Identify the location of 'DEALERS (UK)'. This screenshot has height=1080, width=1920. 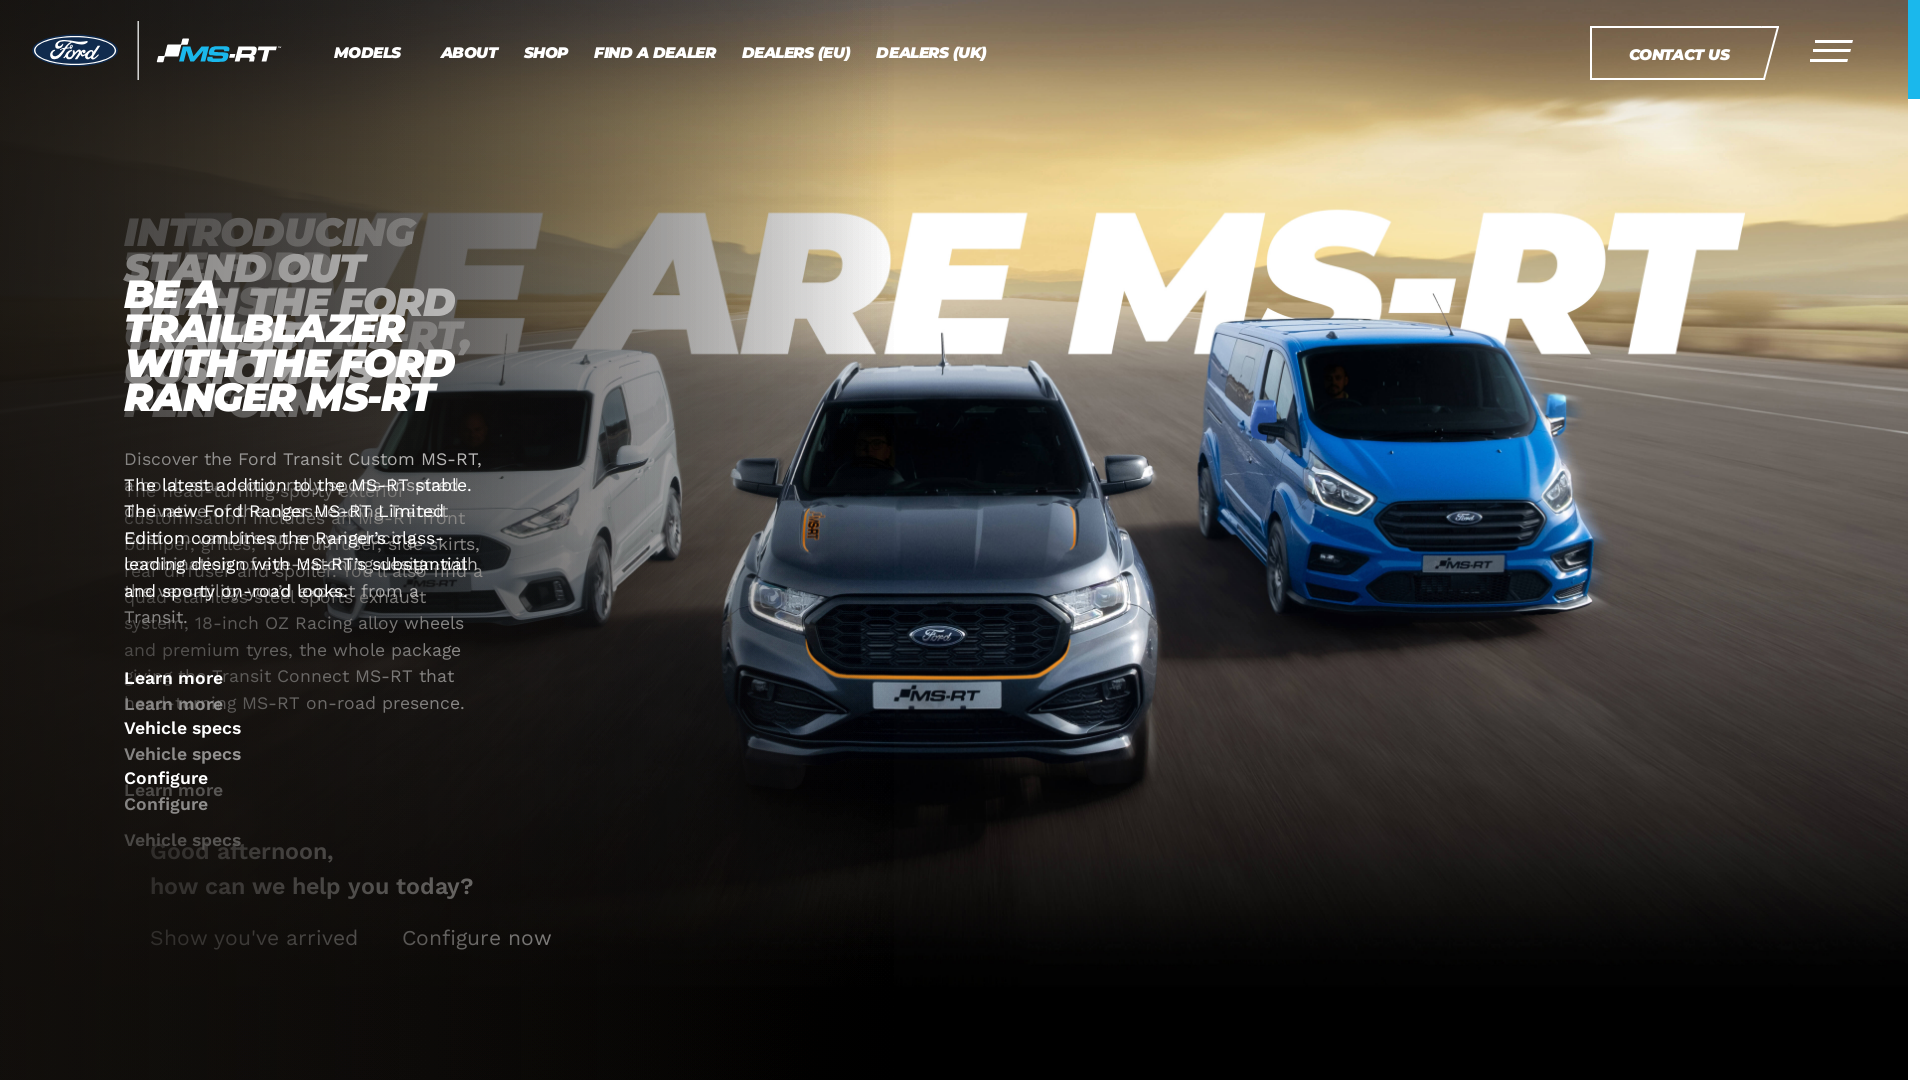
(859, 52).